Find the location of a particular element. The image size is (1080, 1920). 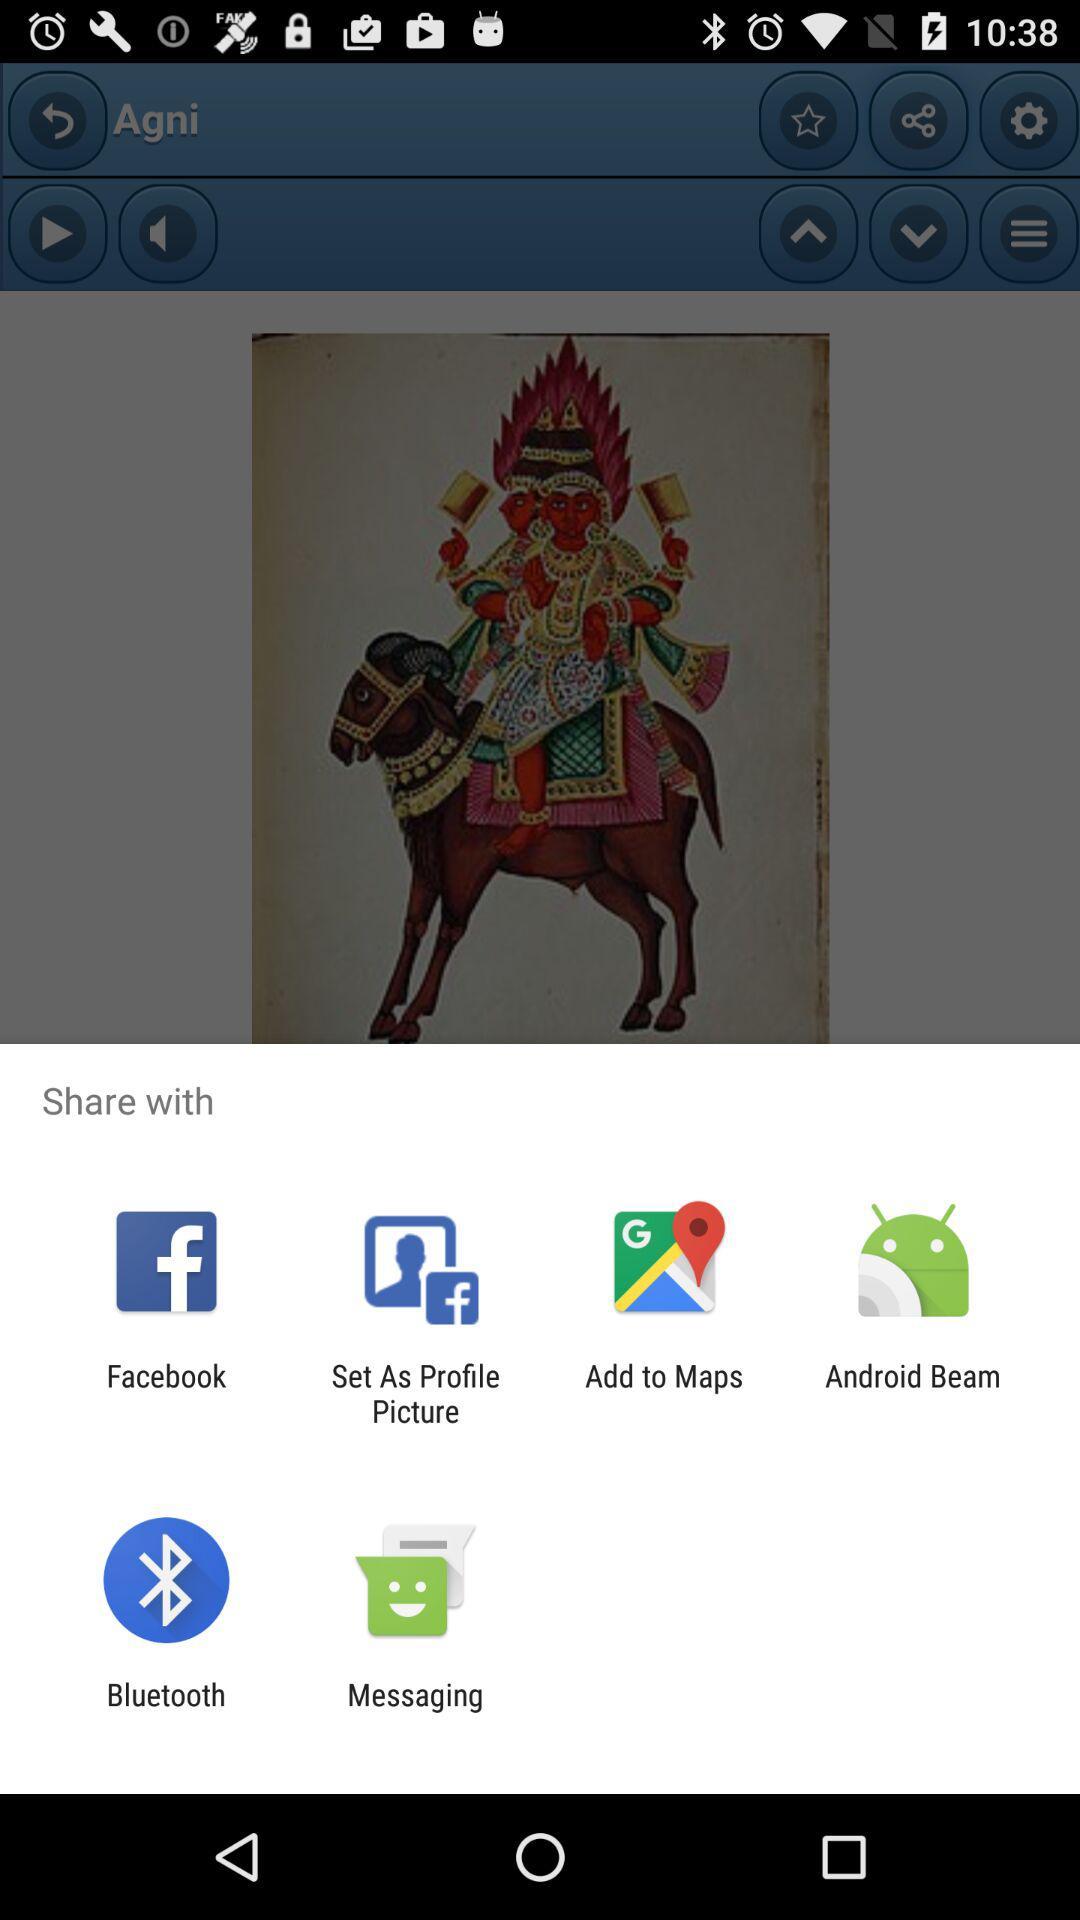

the app at the bottom right corner is located at coordinates (913, 1392).